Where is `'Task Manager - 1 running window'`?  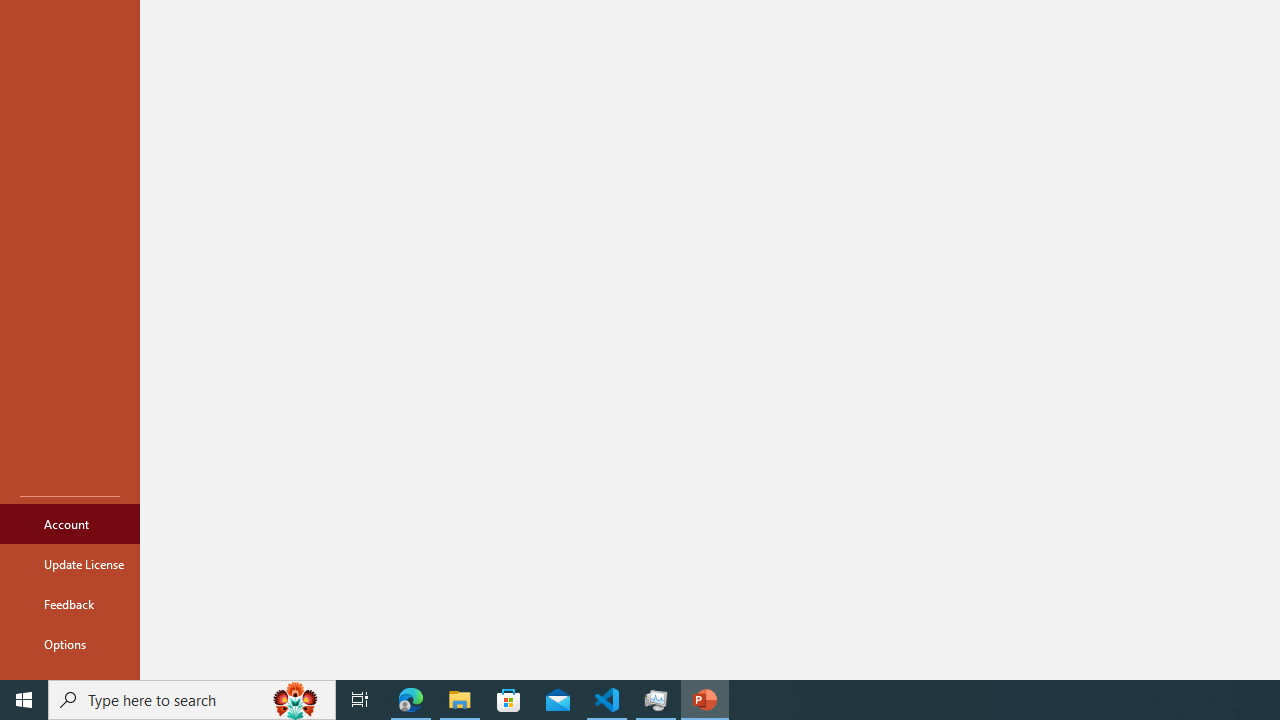 'Task Manager - 1 running window' is located at coordinates (656, 698).